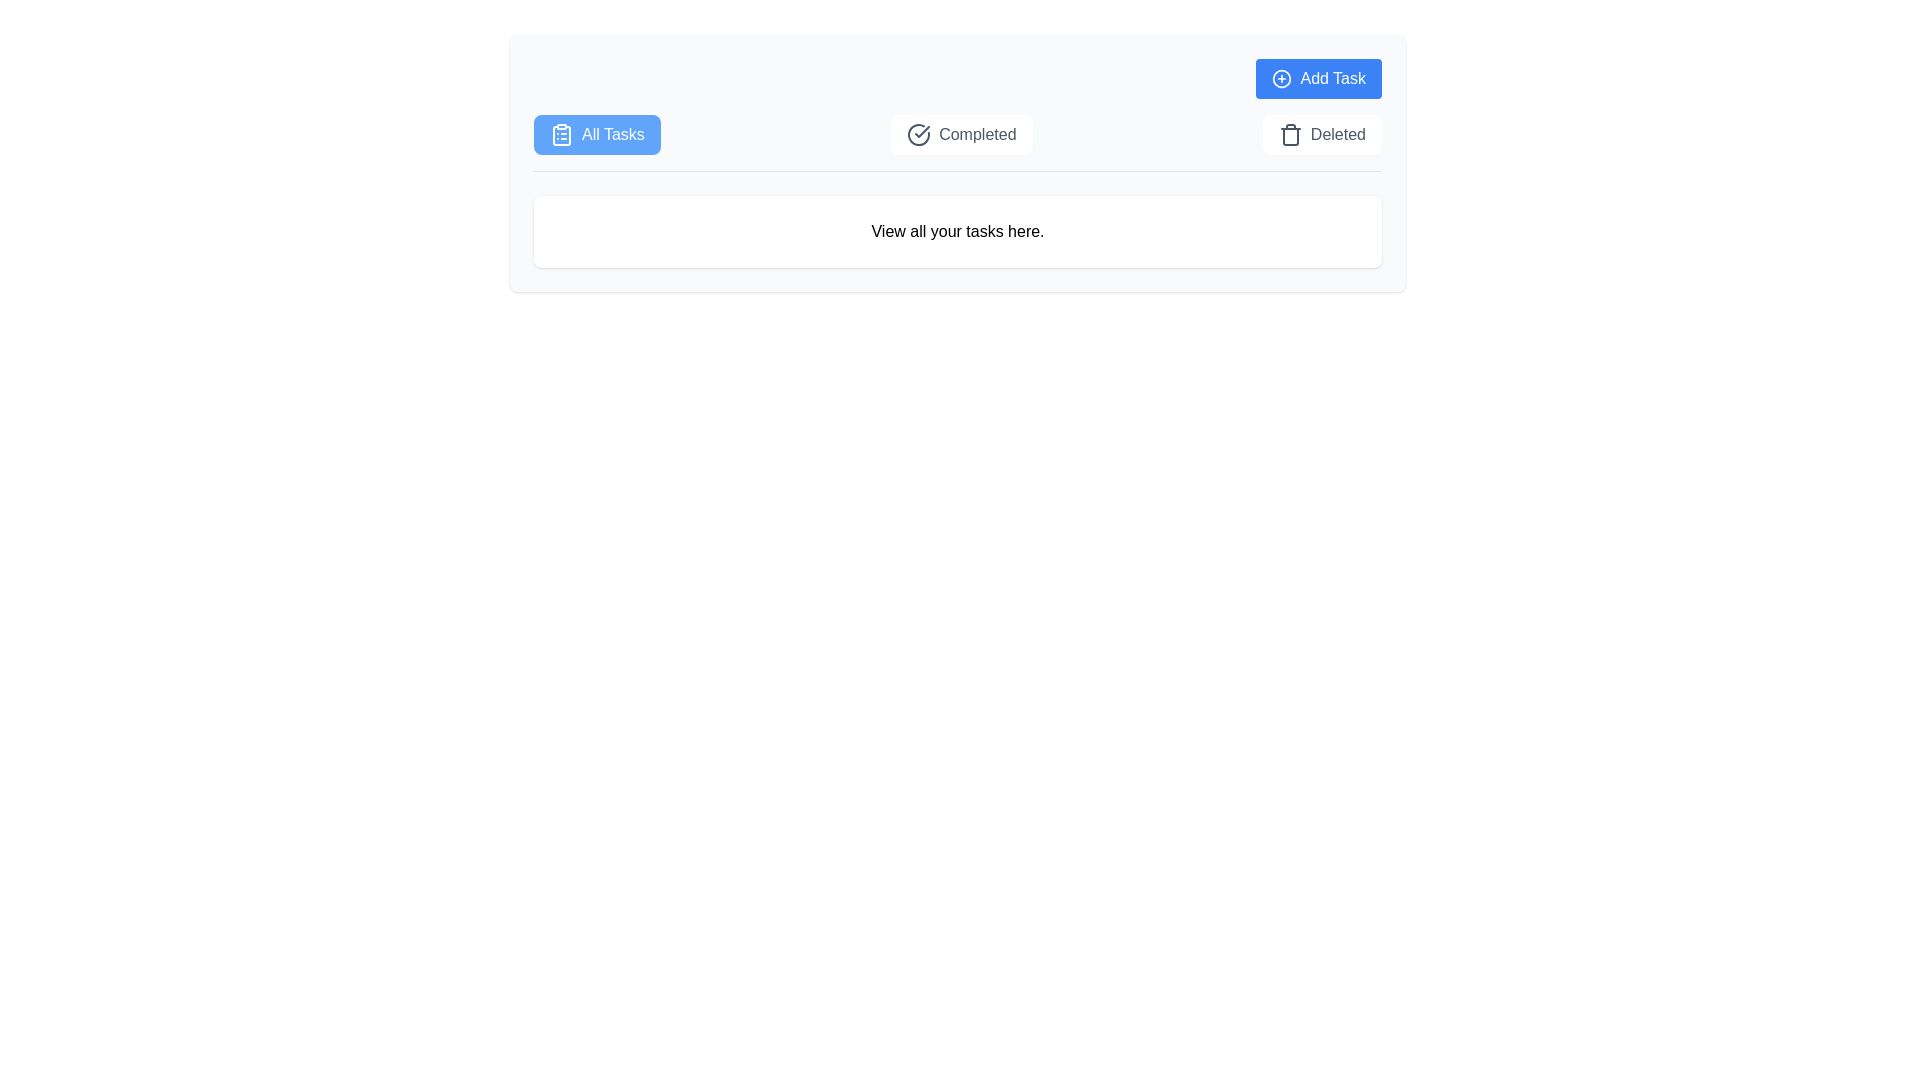 The height and width of the screenshot is (1080, 1920). I want to click on the plus sign icon inside the 'Add Task' button, which is located at the far right side of the top bar of the interface, so click(1282, 77).